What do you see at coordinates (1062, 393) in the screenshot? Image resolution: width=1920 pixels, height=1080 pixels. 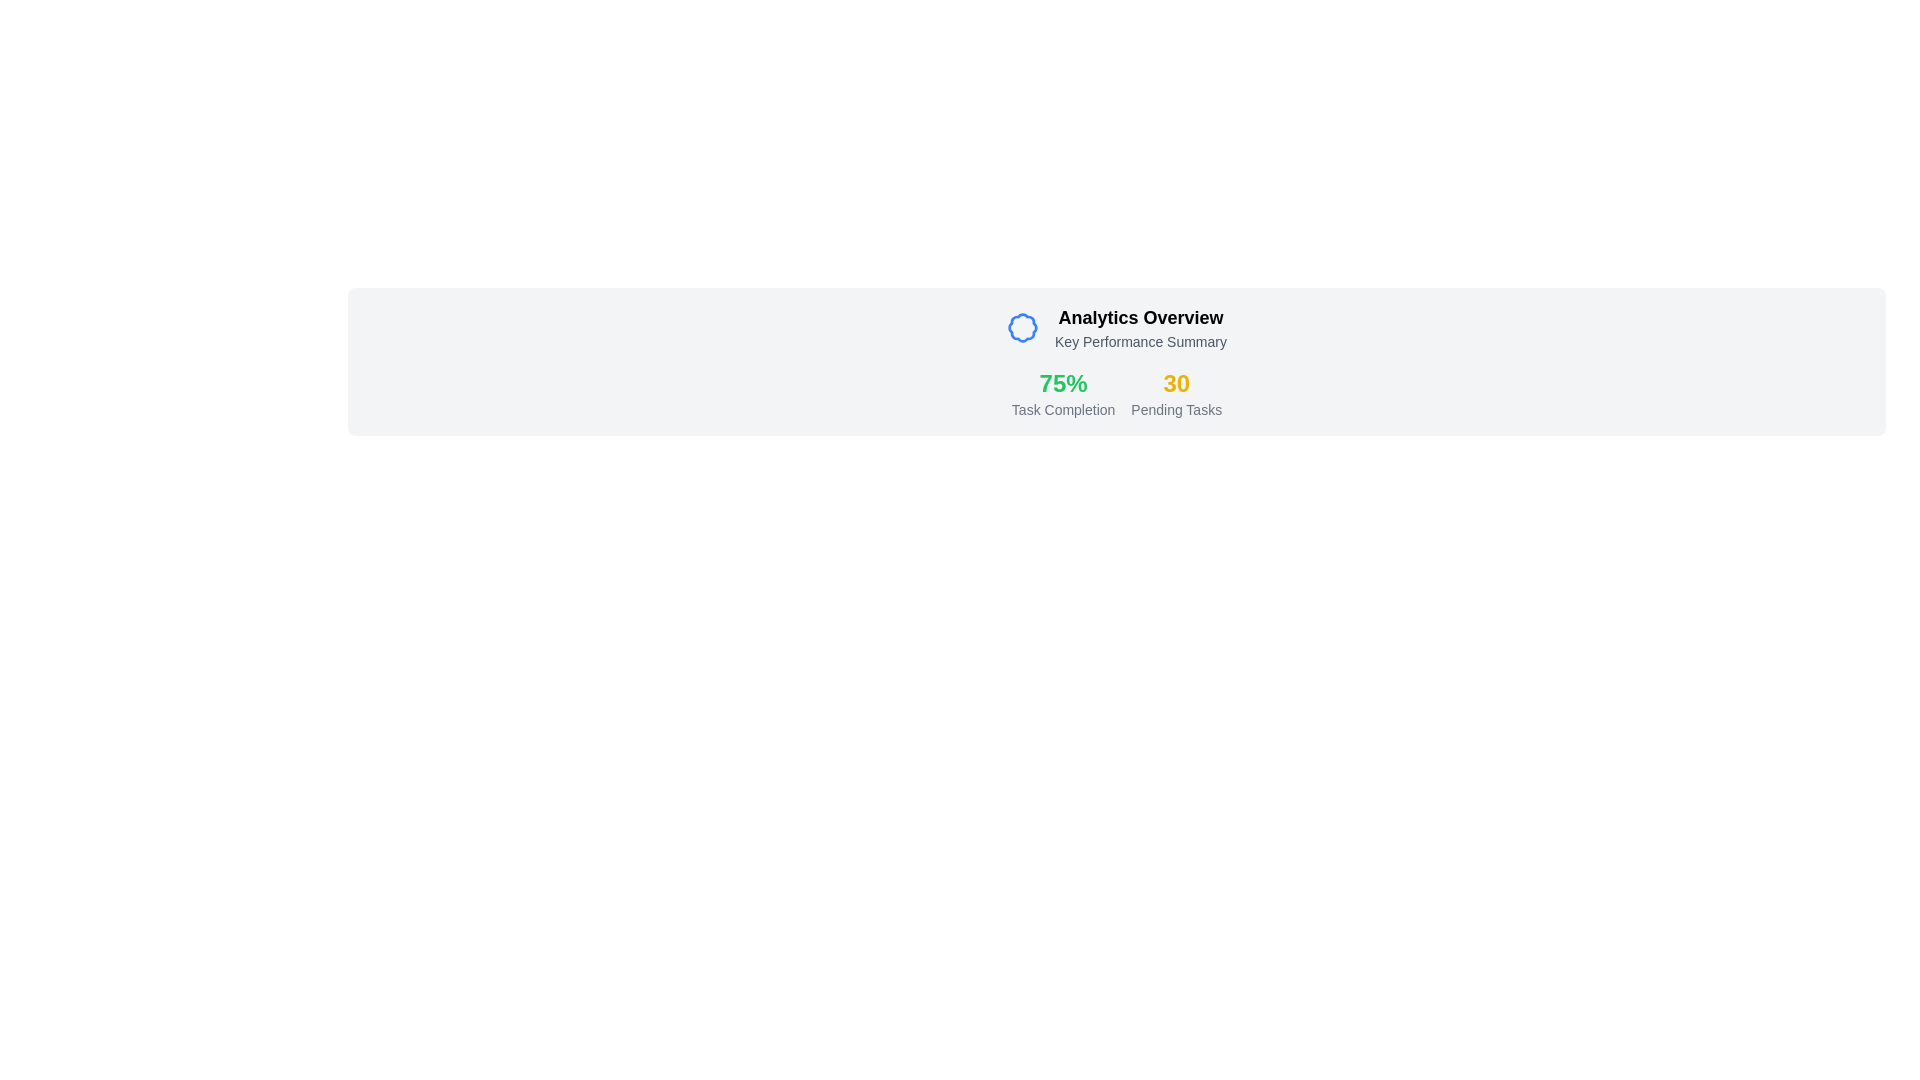 I see `the informational display element that visually represents the percentage of task completion, located beneath the 'Analytics Overview' header and to the left of the '30 Pending Tasks' element` at bounding box center [1062, 393].